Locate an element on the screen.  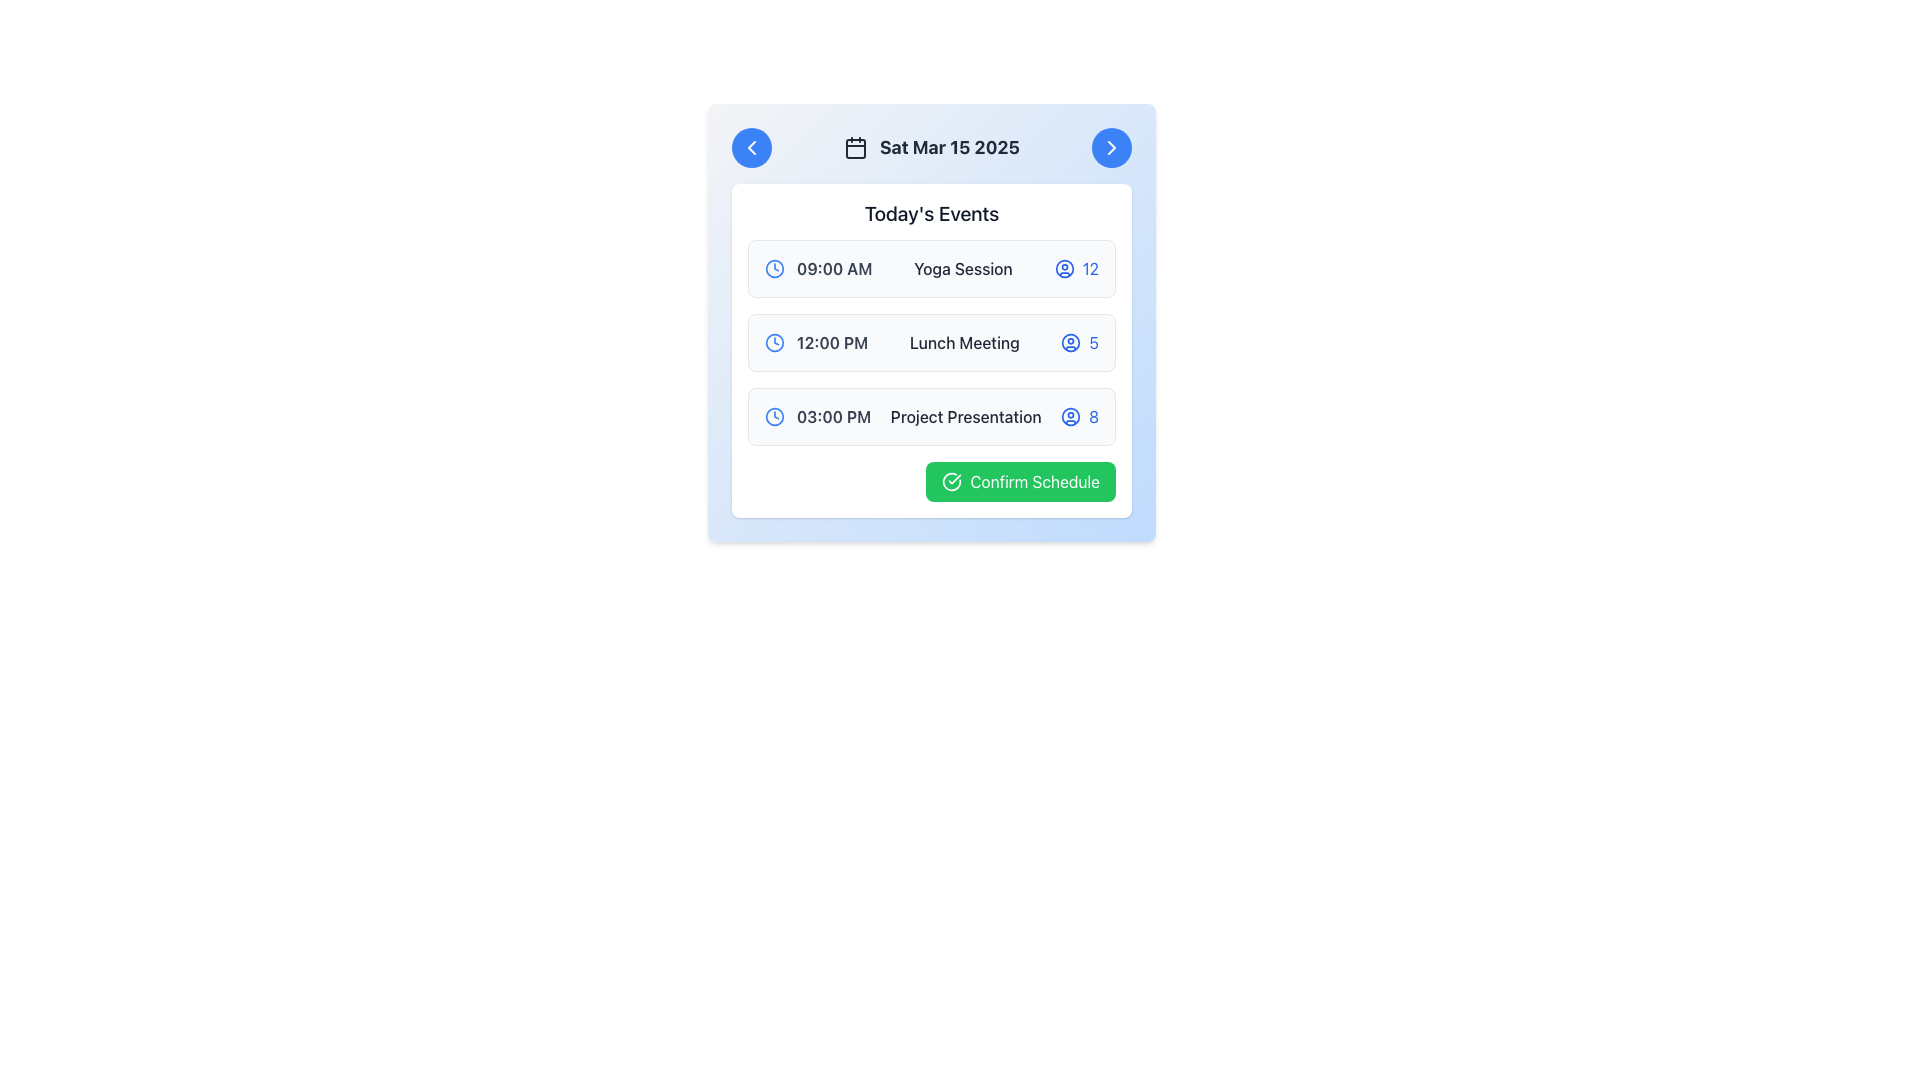
the blue circular button with a white left-pointing chevron icon is located at coordinates (751, 146).